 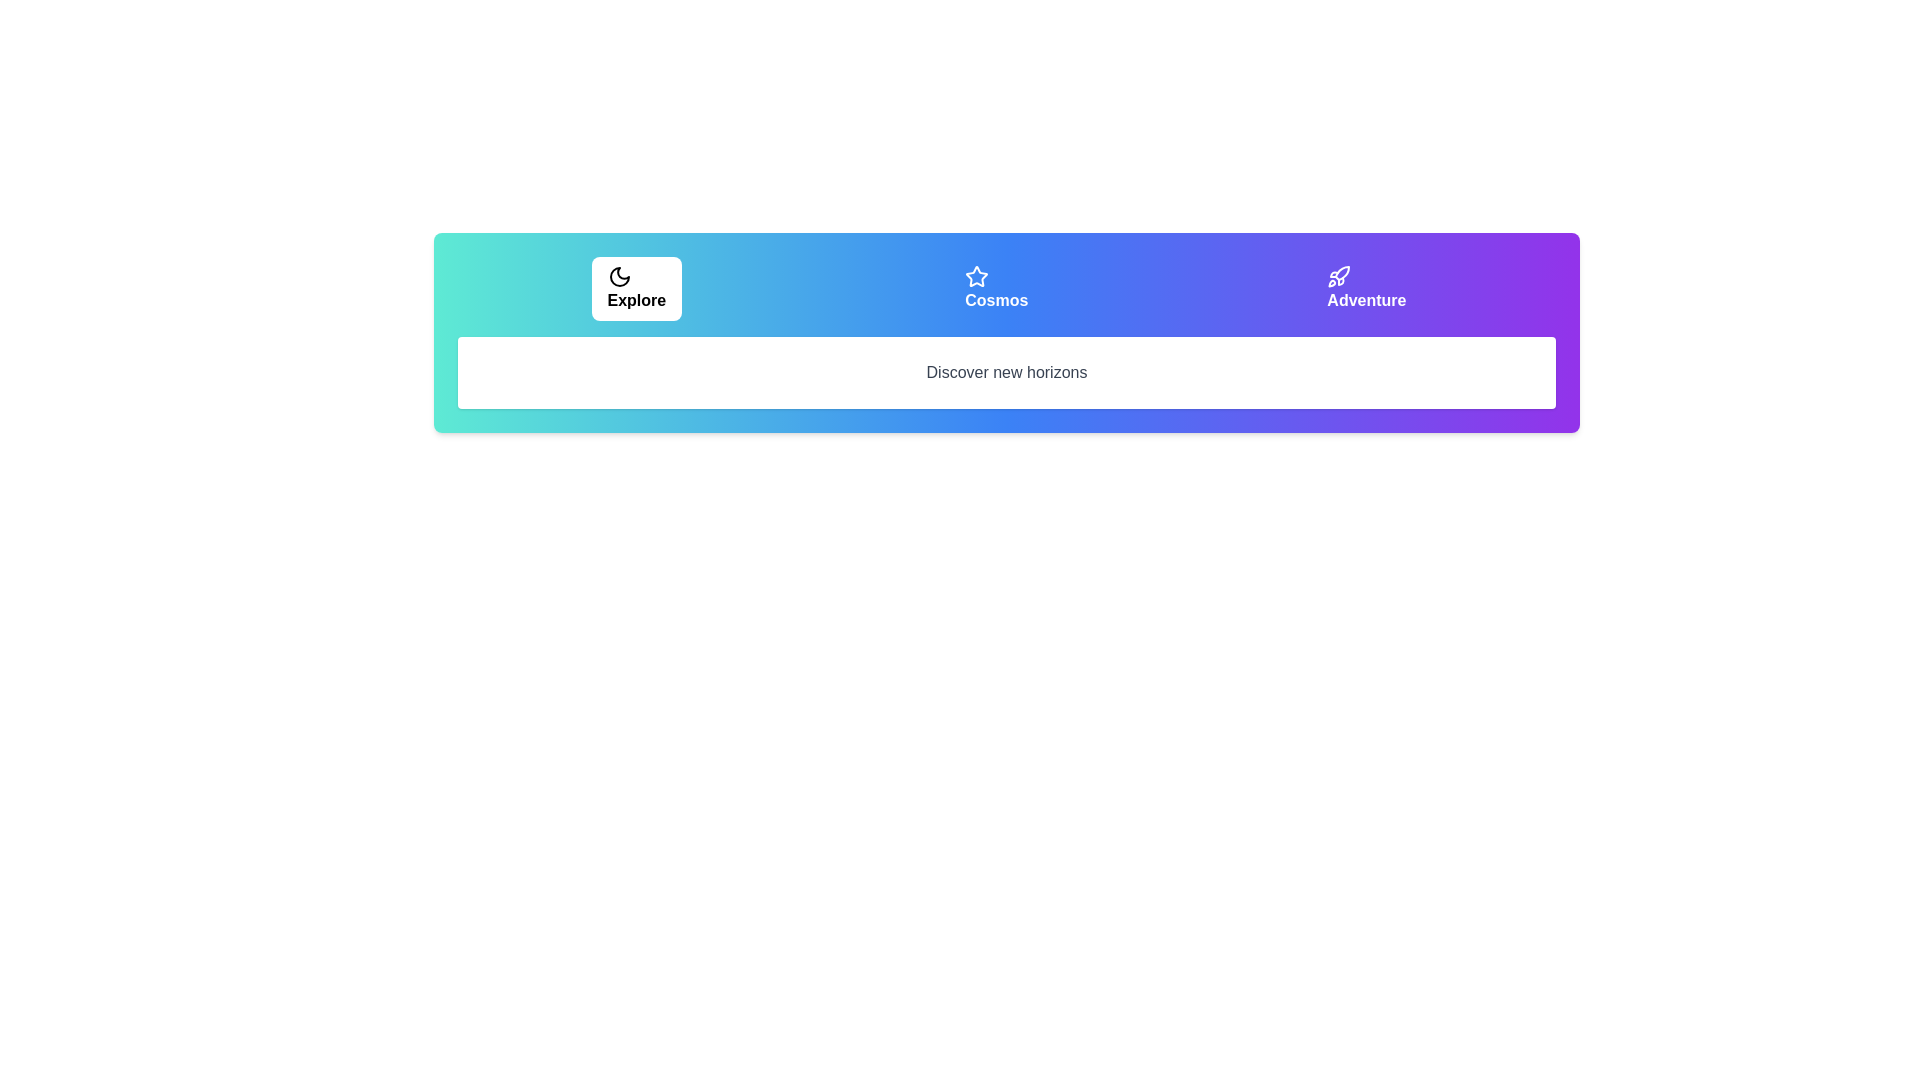 I want to click on the tab button labeled Cosmos, so click(x=996, y=289).